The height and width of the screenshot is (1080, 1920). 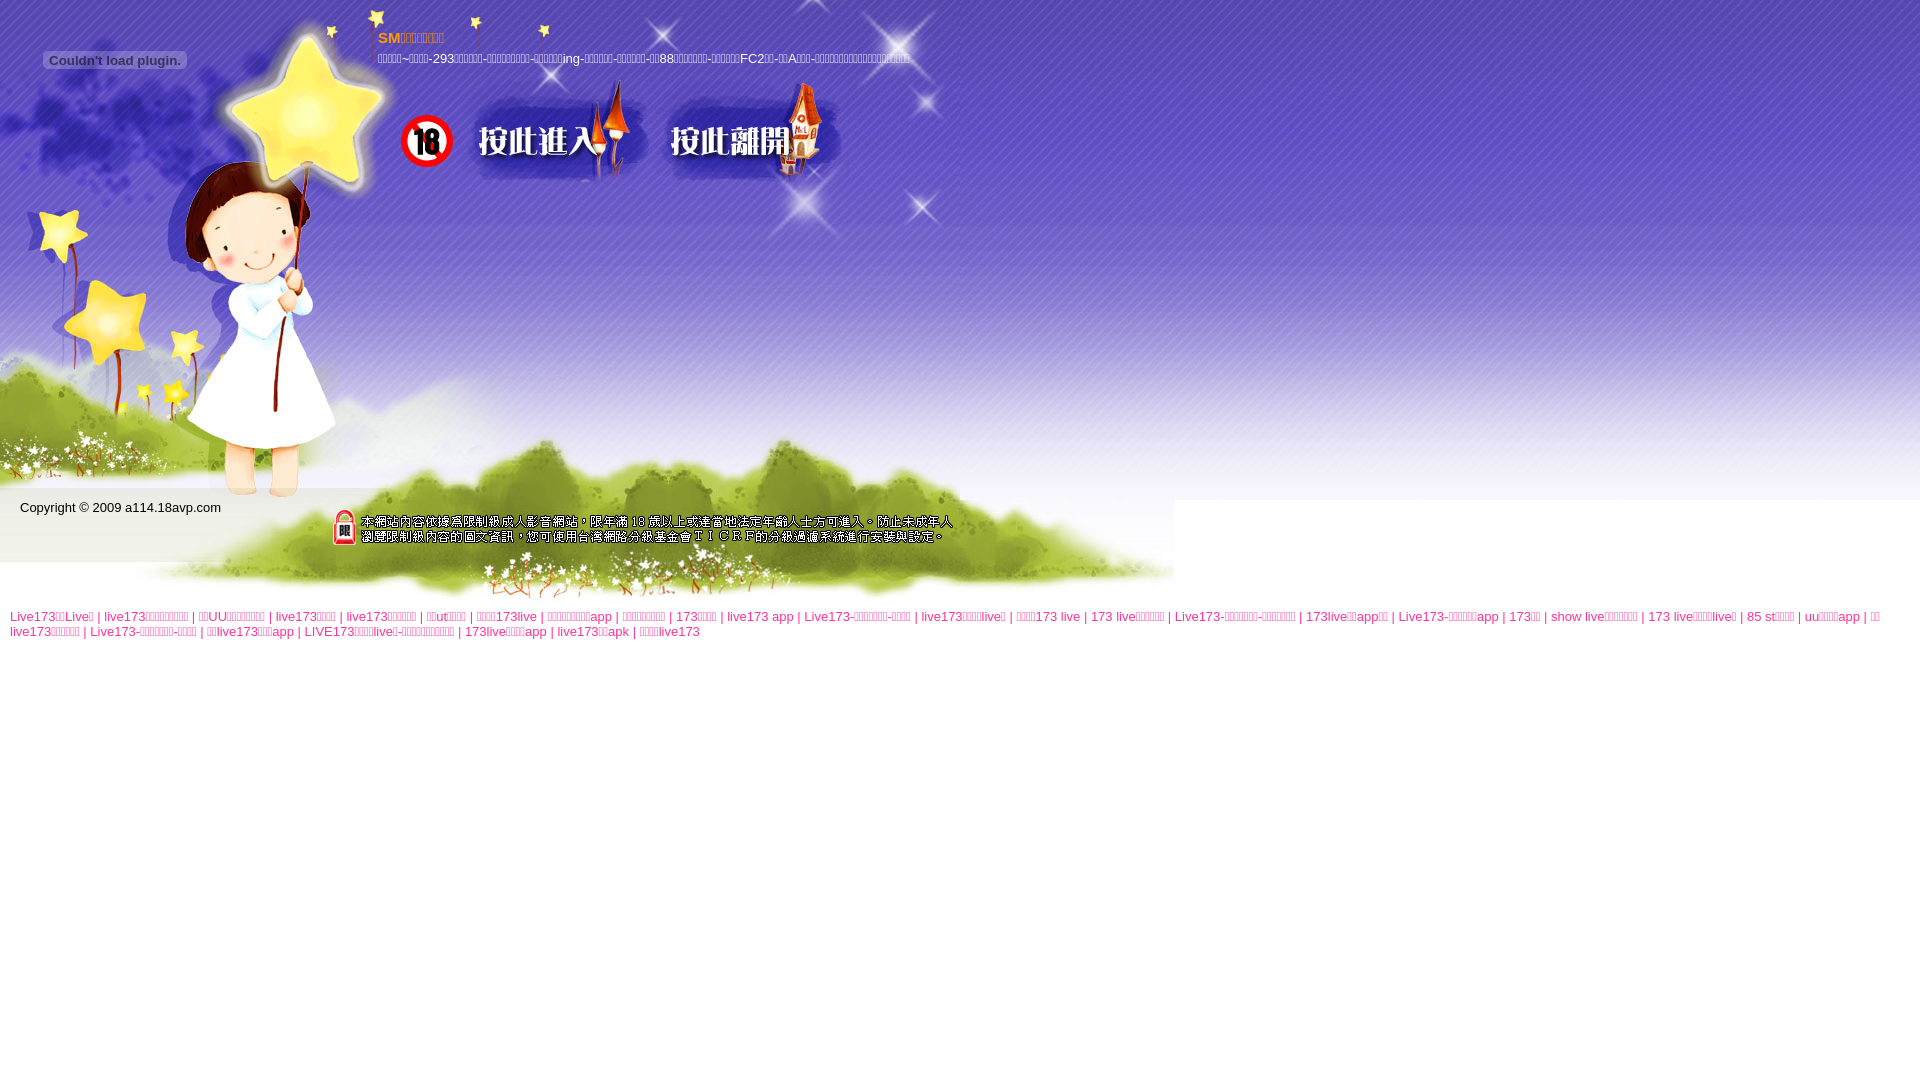 What do you see at coordinates (725, 615) in the screenshot?
I see `'live173 app'` at bounding box center [725, 615].